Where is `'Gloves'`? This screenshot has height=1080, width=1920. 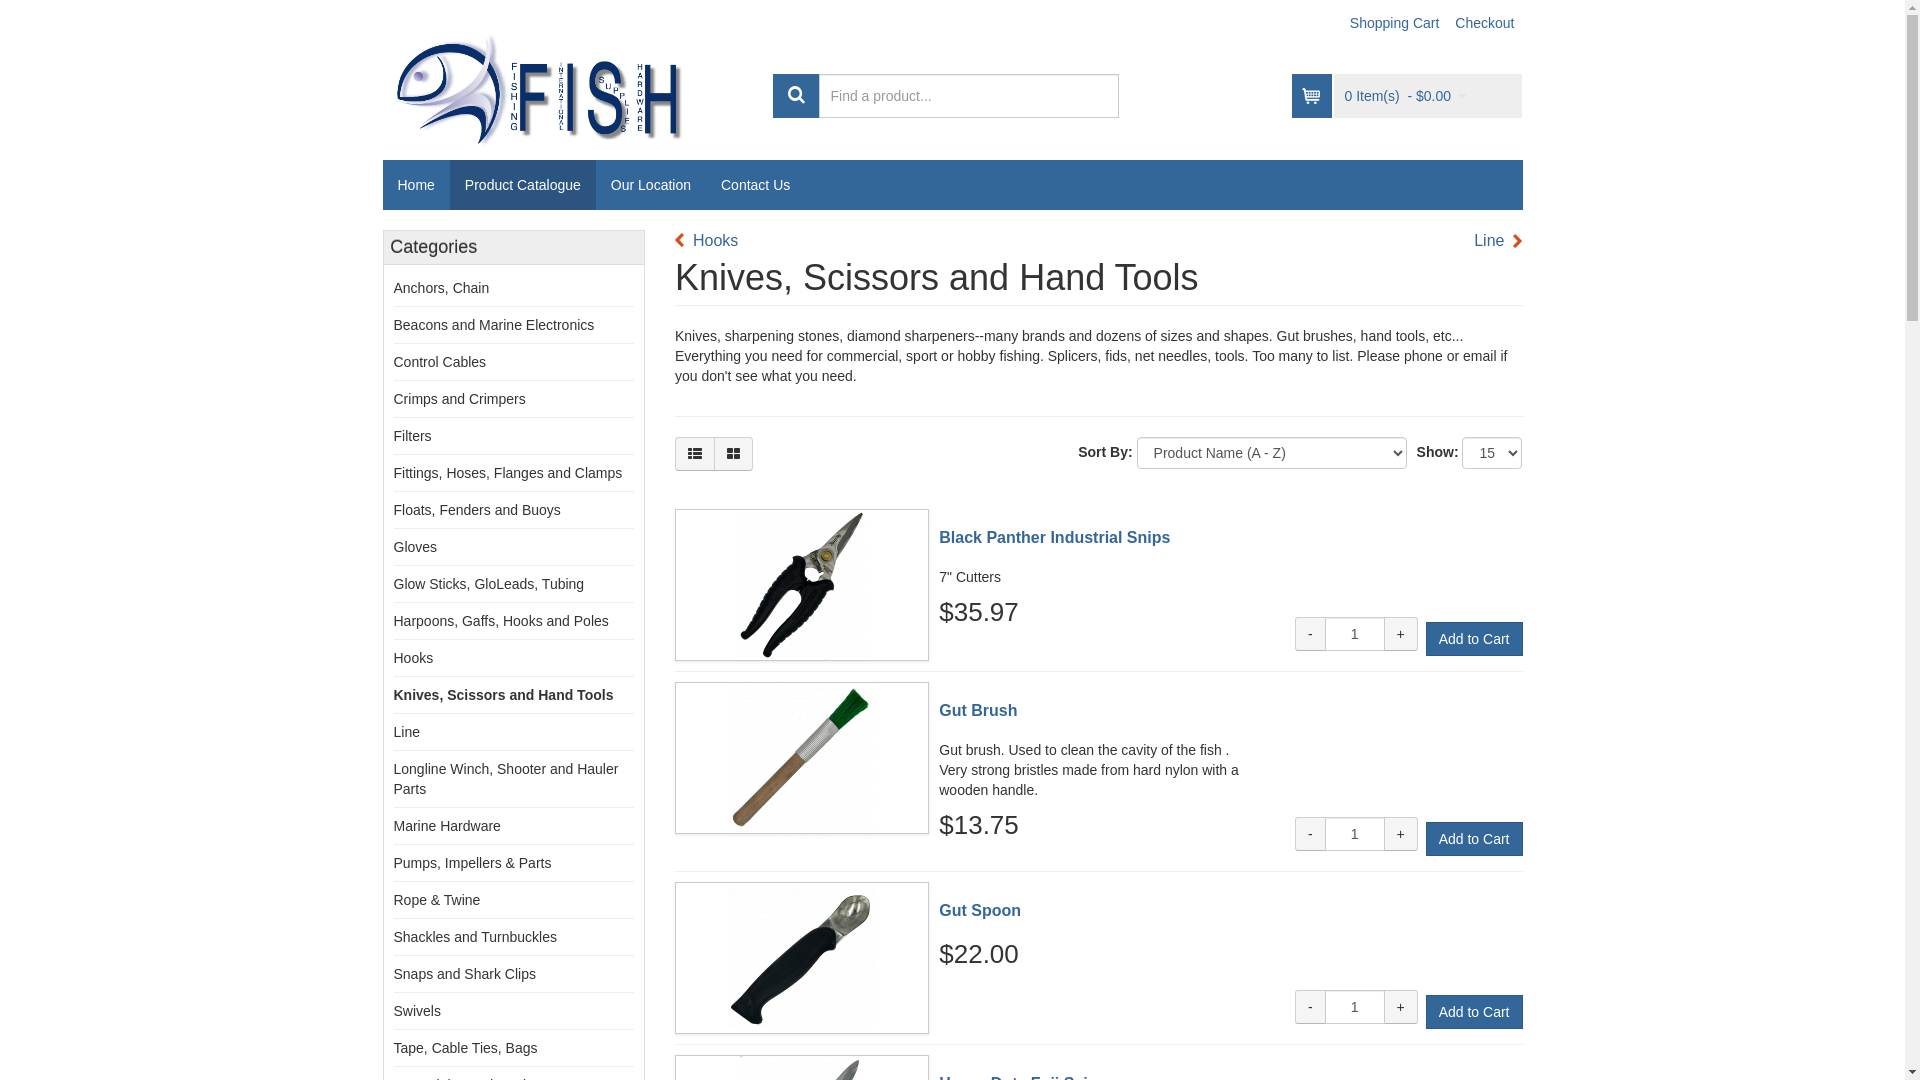 'Gloves' is located at coordinates (393, 547).